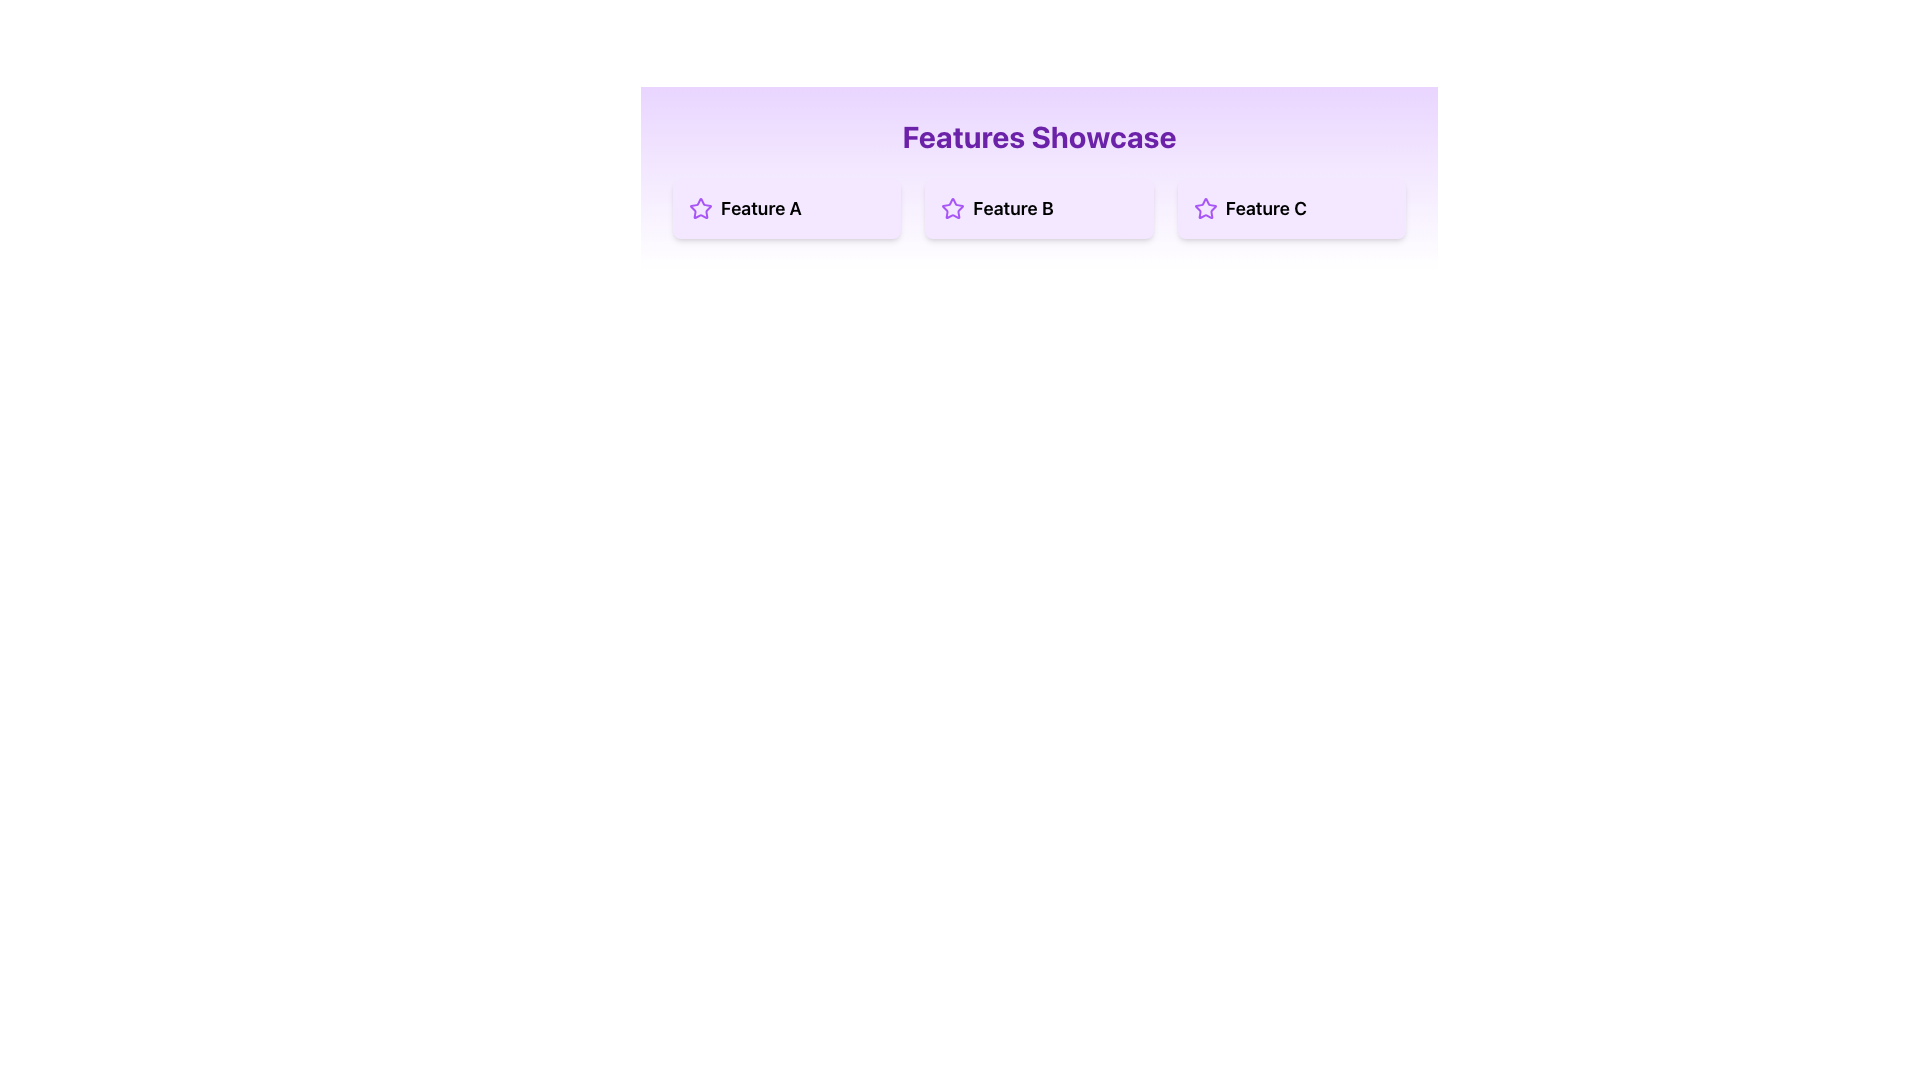 The height and width of the screenshot is (1080, 1920). I want to click on the text label displaying 'Feature A' in bold font, located in the 'Features Showcase' section, positioned next to the purple star icon and to the left of 'Feature B', so click(760, 208).